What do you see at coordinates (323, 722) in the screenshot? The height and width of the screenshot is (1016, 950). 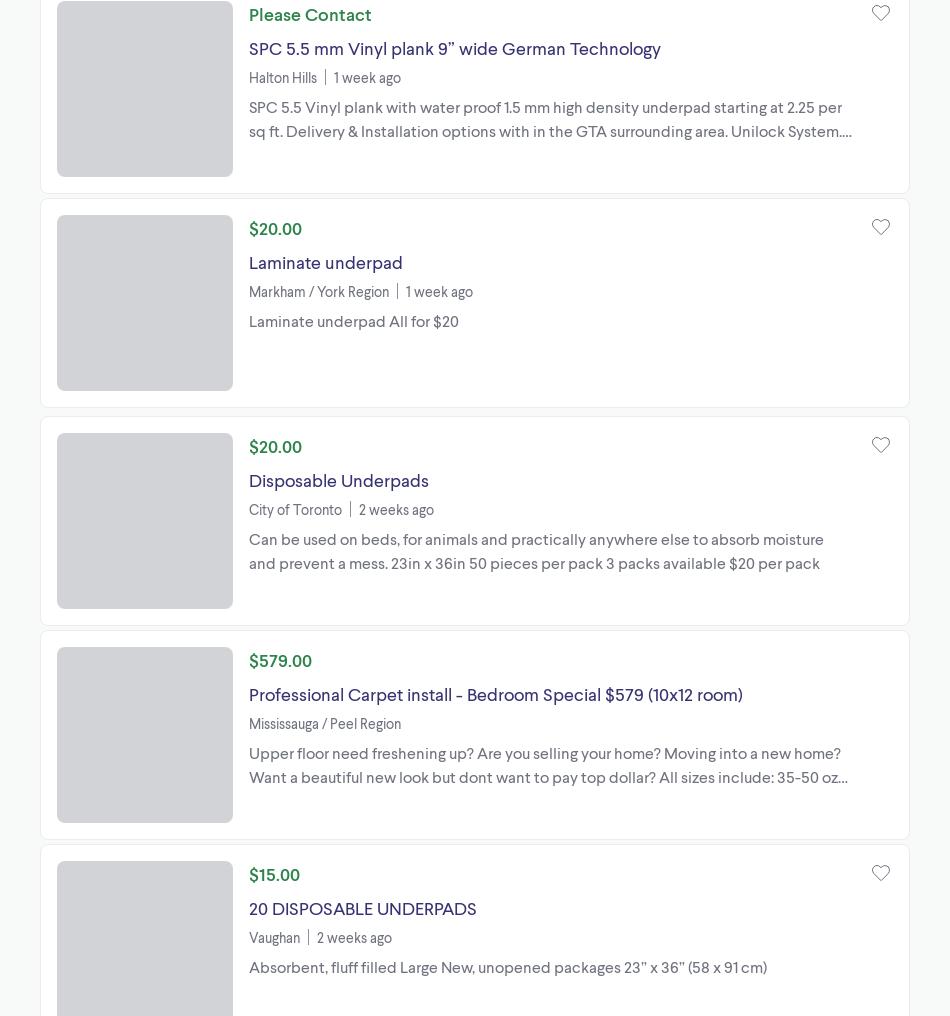 I see `'Mississauga / Peel Region'` at bounding box center [323, 722].